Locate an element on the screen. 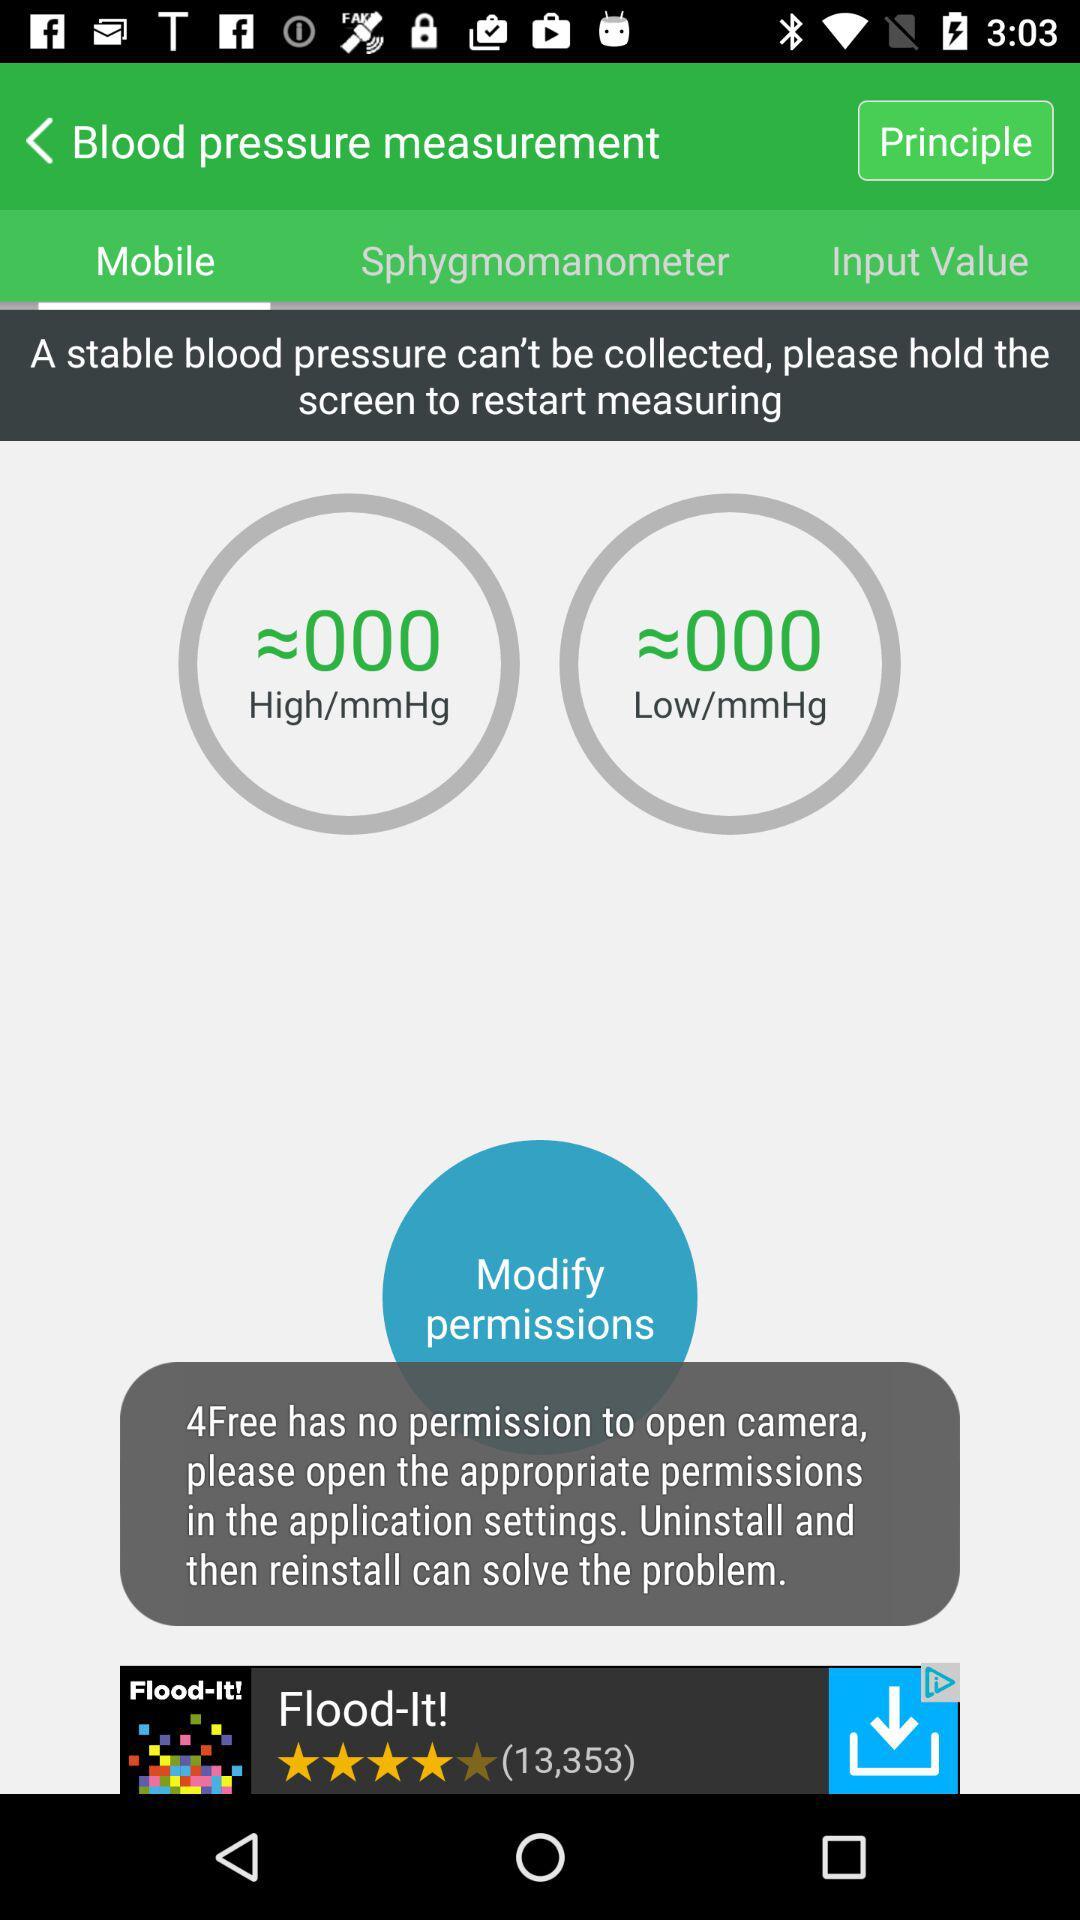  input value is located at coordinates (930, 258).